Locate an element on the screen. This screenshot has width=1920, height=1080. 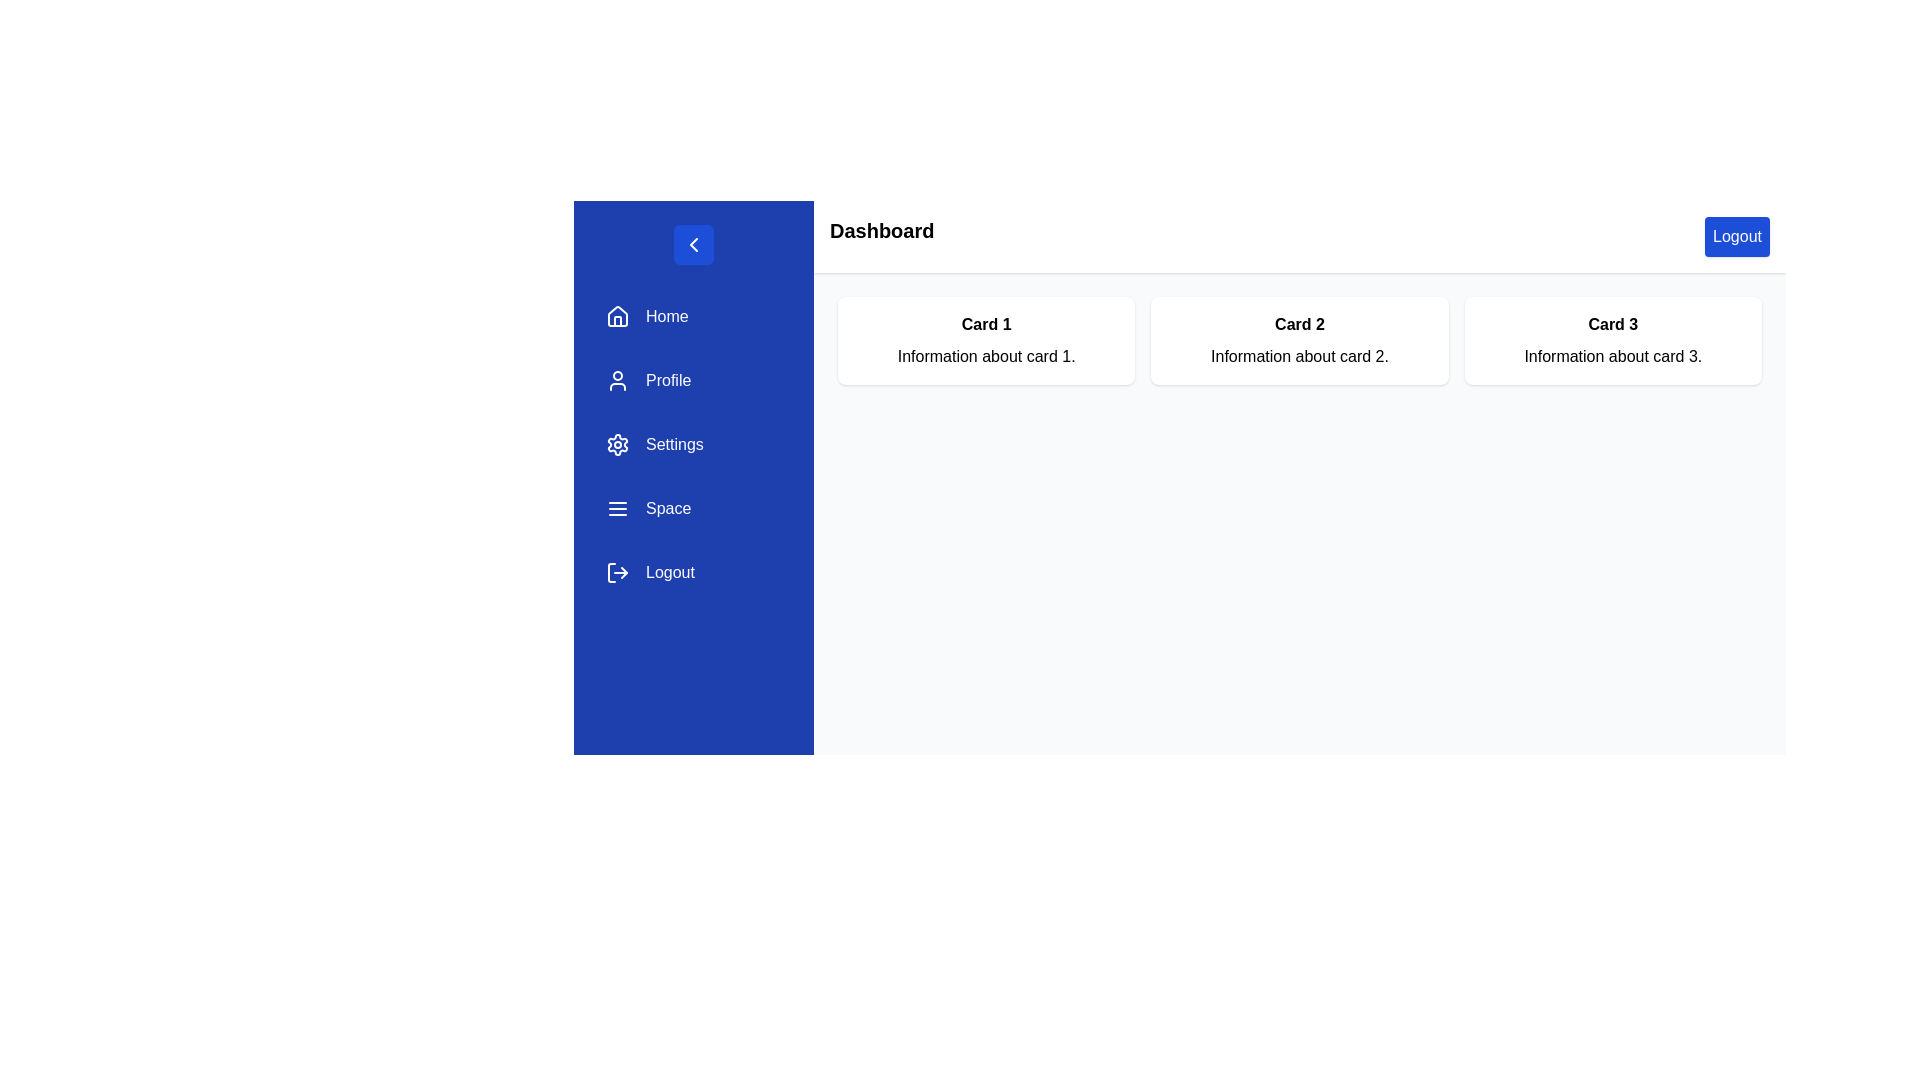
the three-line menu icon in the sidebar navigation panel associated with the 'Space' menu item is located at coordinates (617, 508).